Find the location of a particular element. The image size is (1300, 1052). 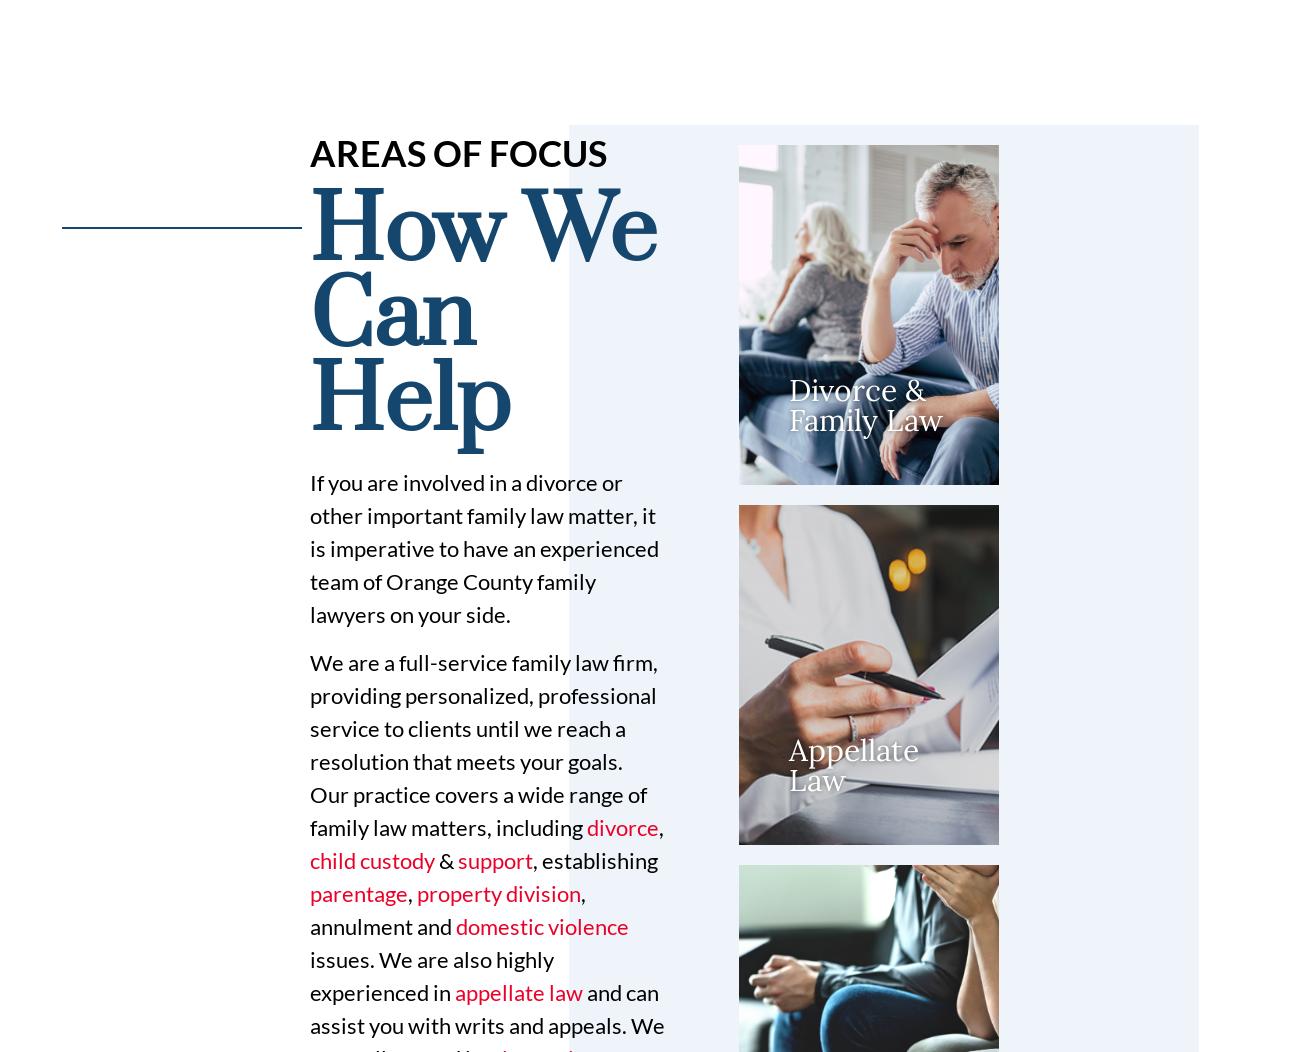

'appellate law' is located at coordinates (518, 991).